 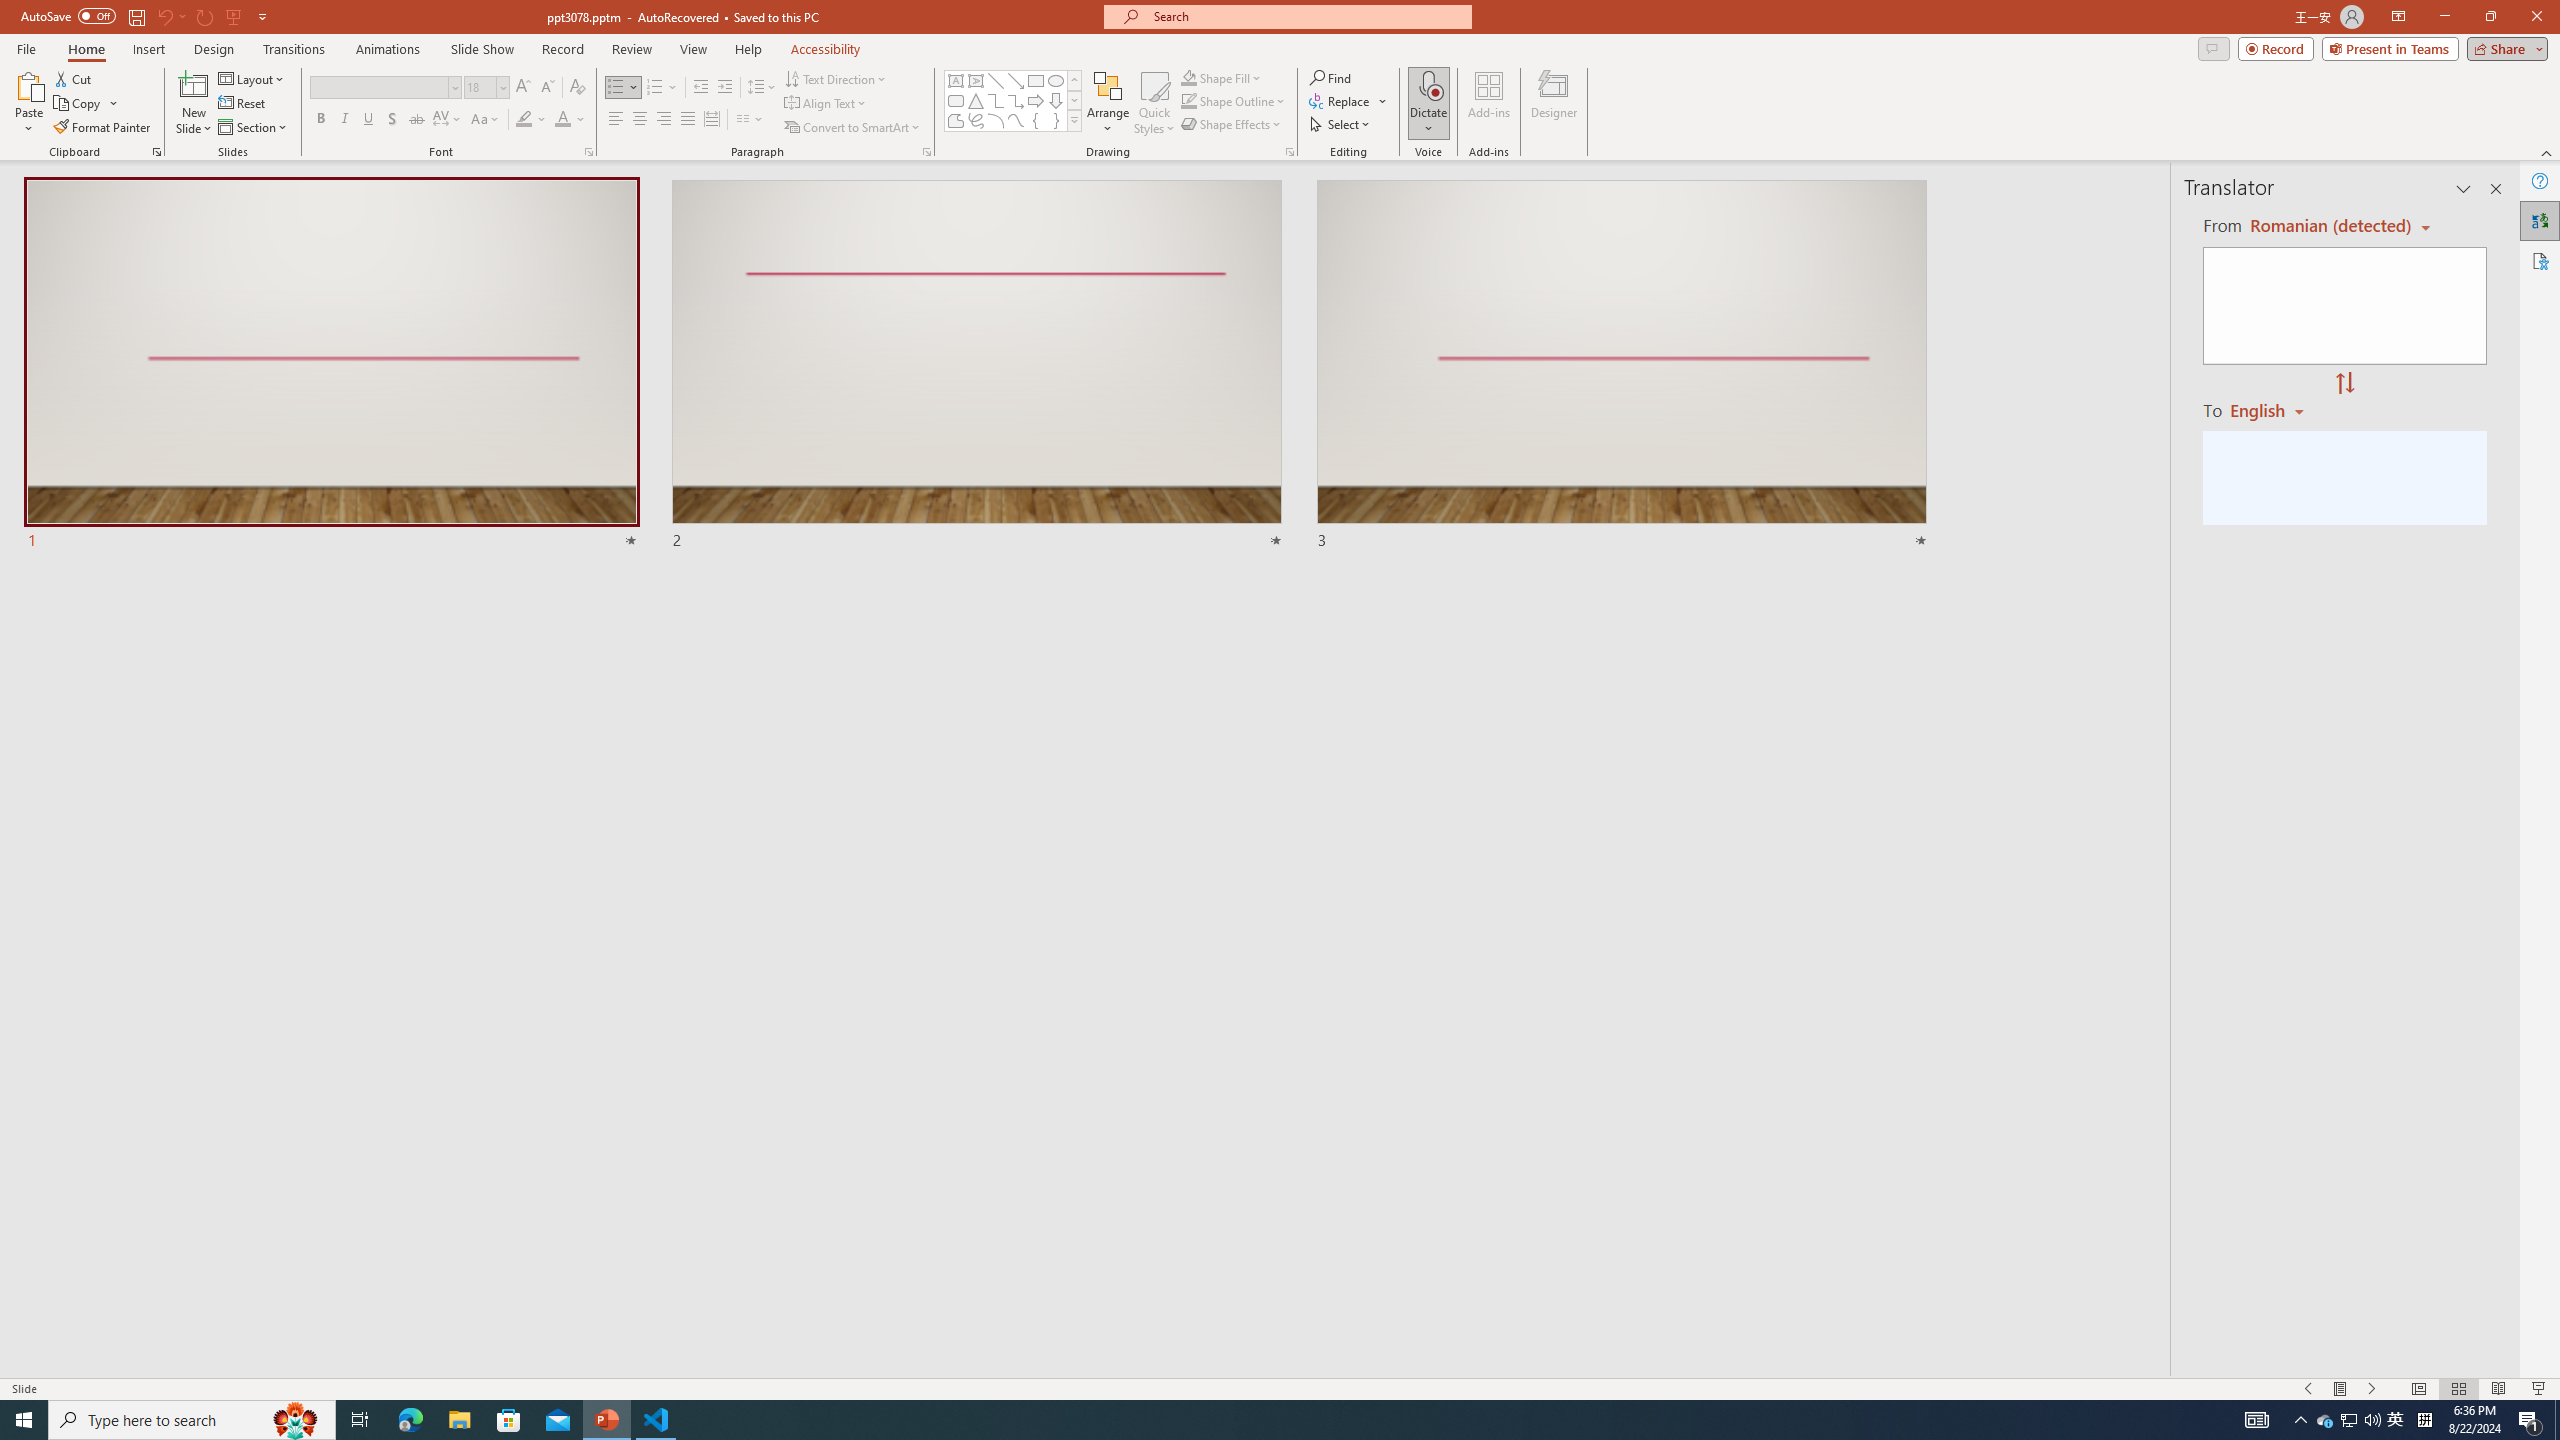 What do you see at coordinates (253, 127) in the screenshot?
I see `'Section'` at bounding box center [253, 127].